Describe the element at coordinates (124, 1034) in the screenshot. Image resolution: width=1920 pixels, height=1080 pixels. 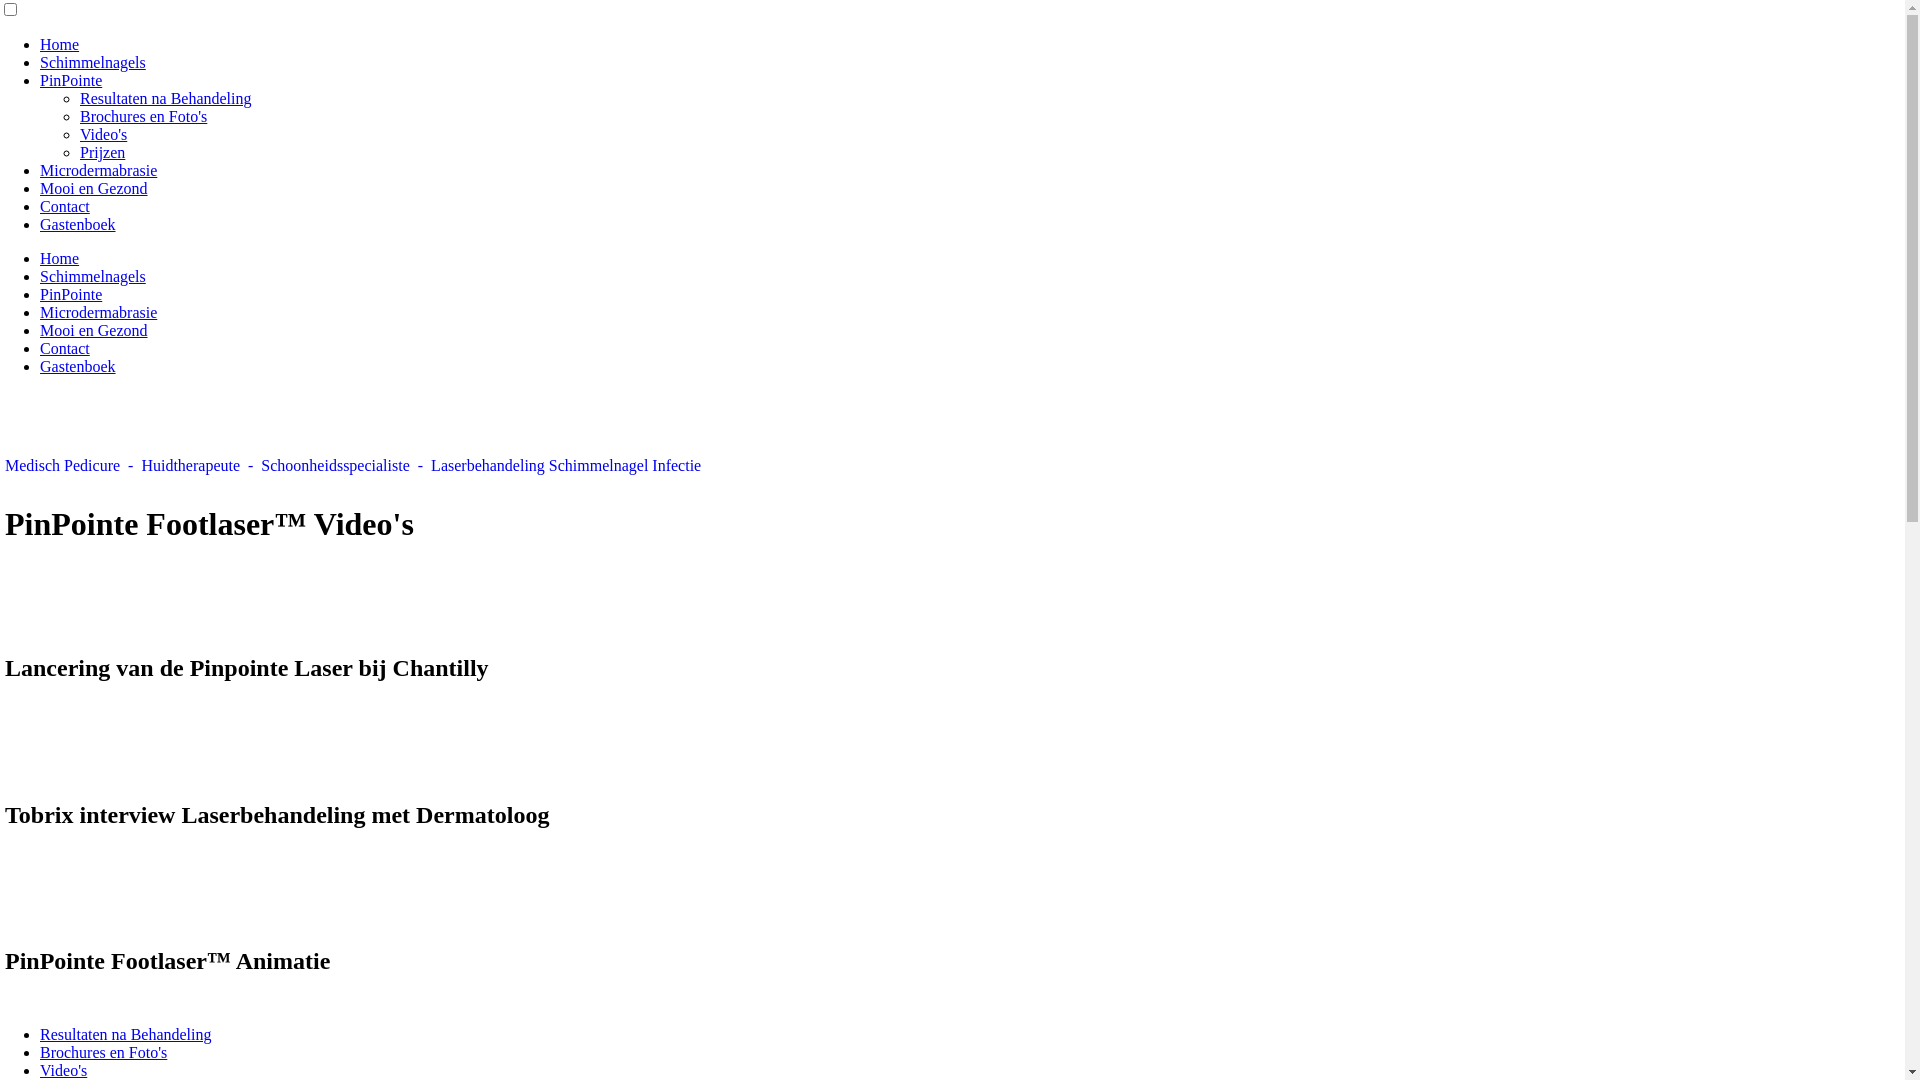
I see `'Resultaten na Behandeling'` at that location.